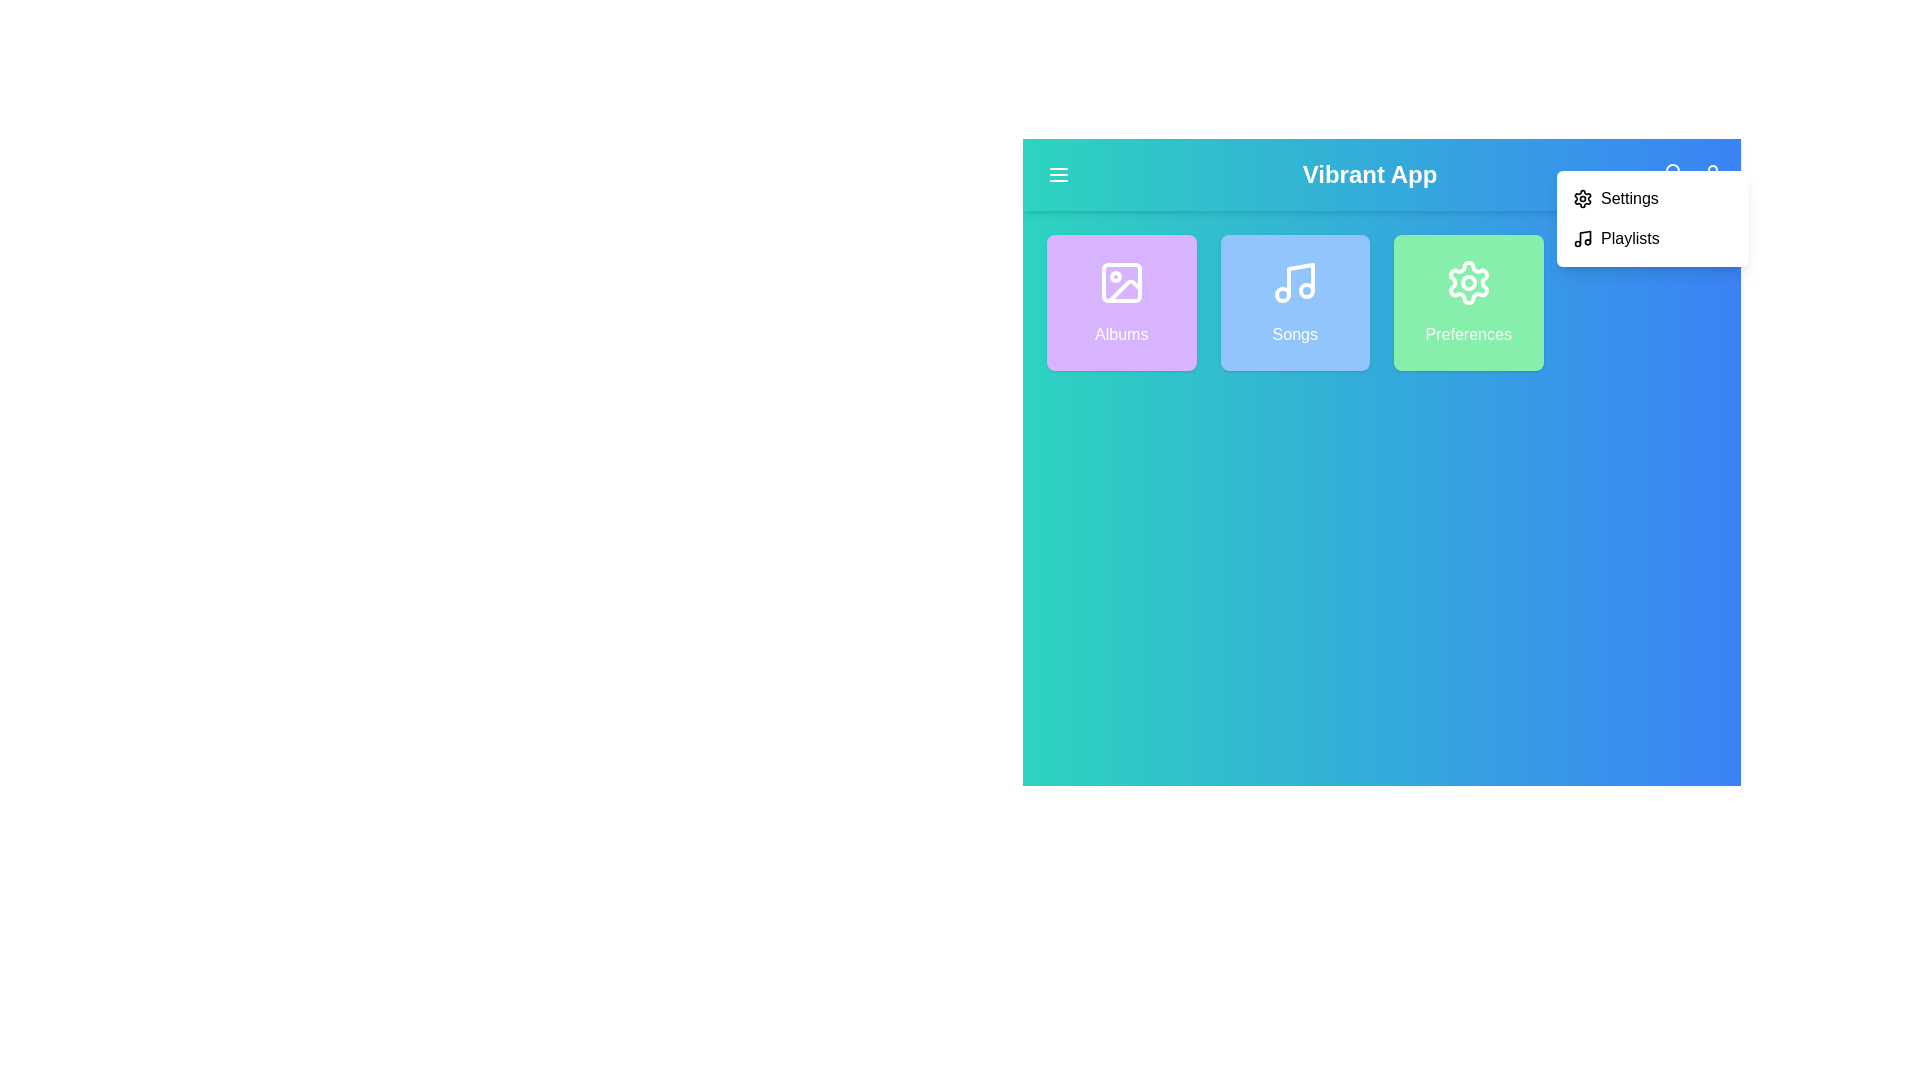 The image size is (1920, 1080). I want to click on the user icon to toggle the dropdown menu, so click(1712, 173).